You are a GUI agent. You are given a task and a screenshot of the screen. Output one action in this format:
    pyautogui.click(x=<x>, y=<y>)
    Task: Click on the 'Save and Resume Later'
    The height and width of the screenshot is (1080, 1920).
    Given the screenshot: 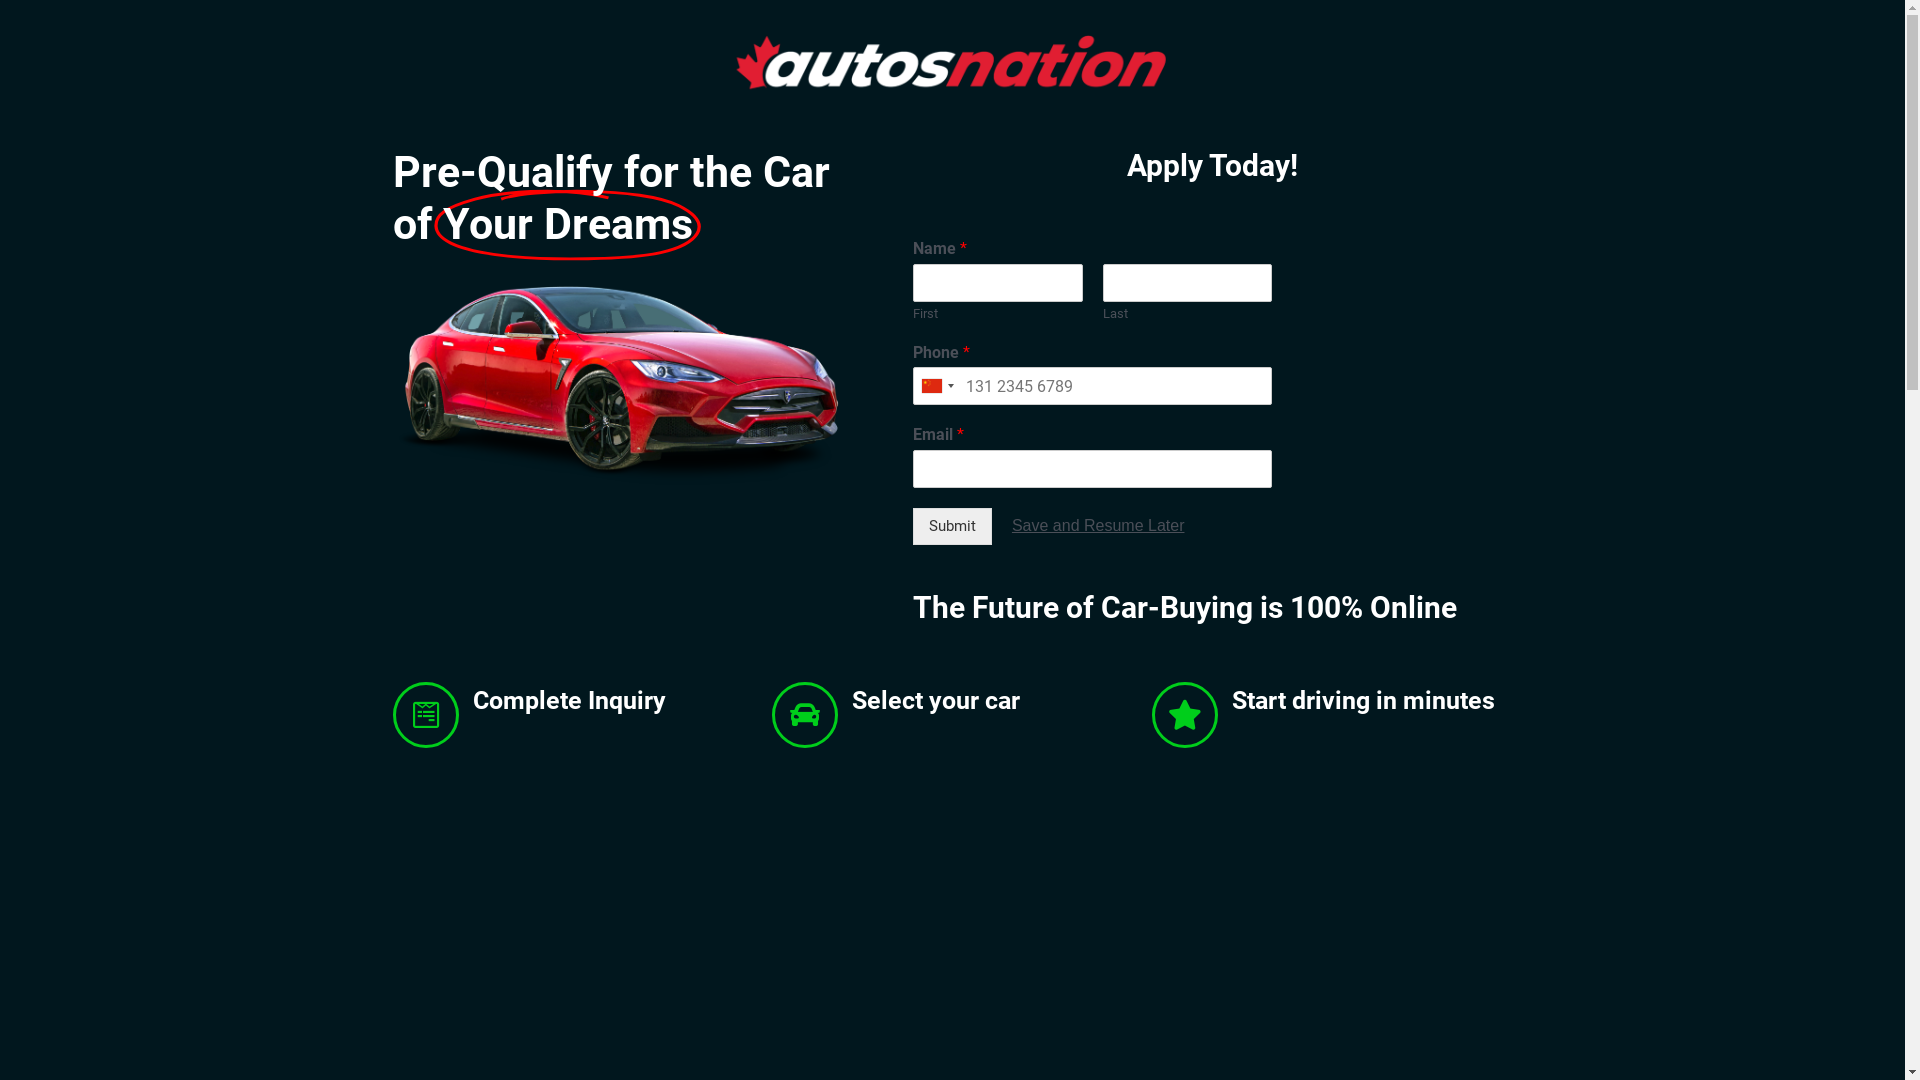 What is the action you would take?
    pyautogui.click(x=1097, y=524)
    